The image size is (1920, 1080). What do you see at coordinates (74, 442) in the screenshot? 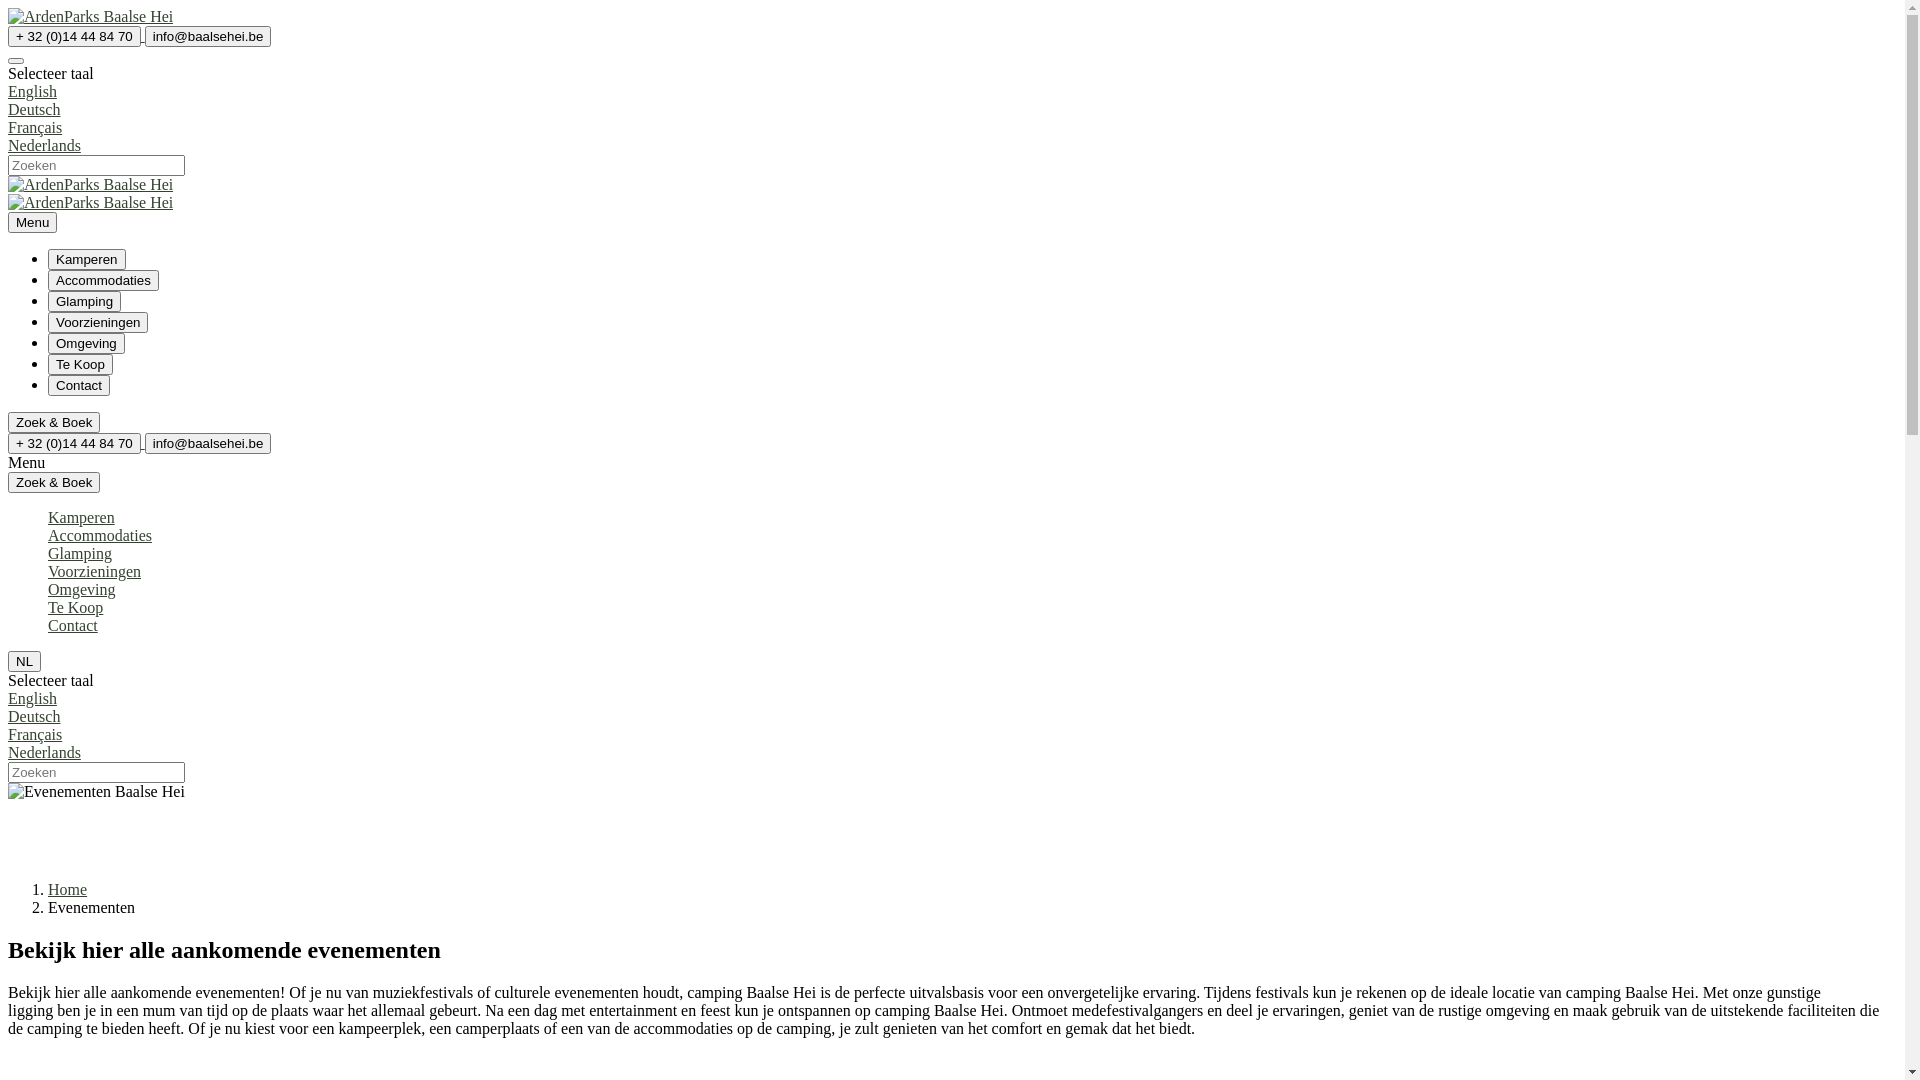
I see `'+ 32 (0)14 44 84 70'` at bounding box center [74, 442].